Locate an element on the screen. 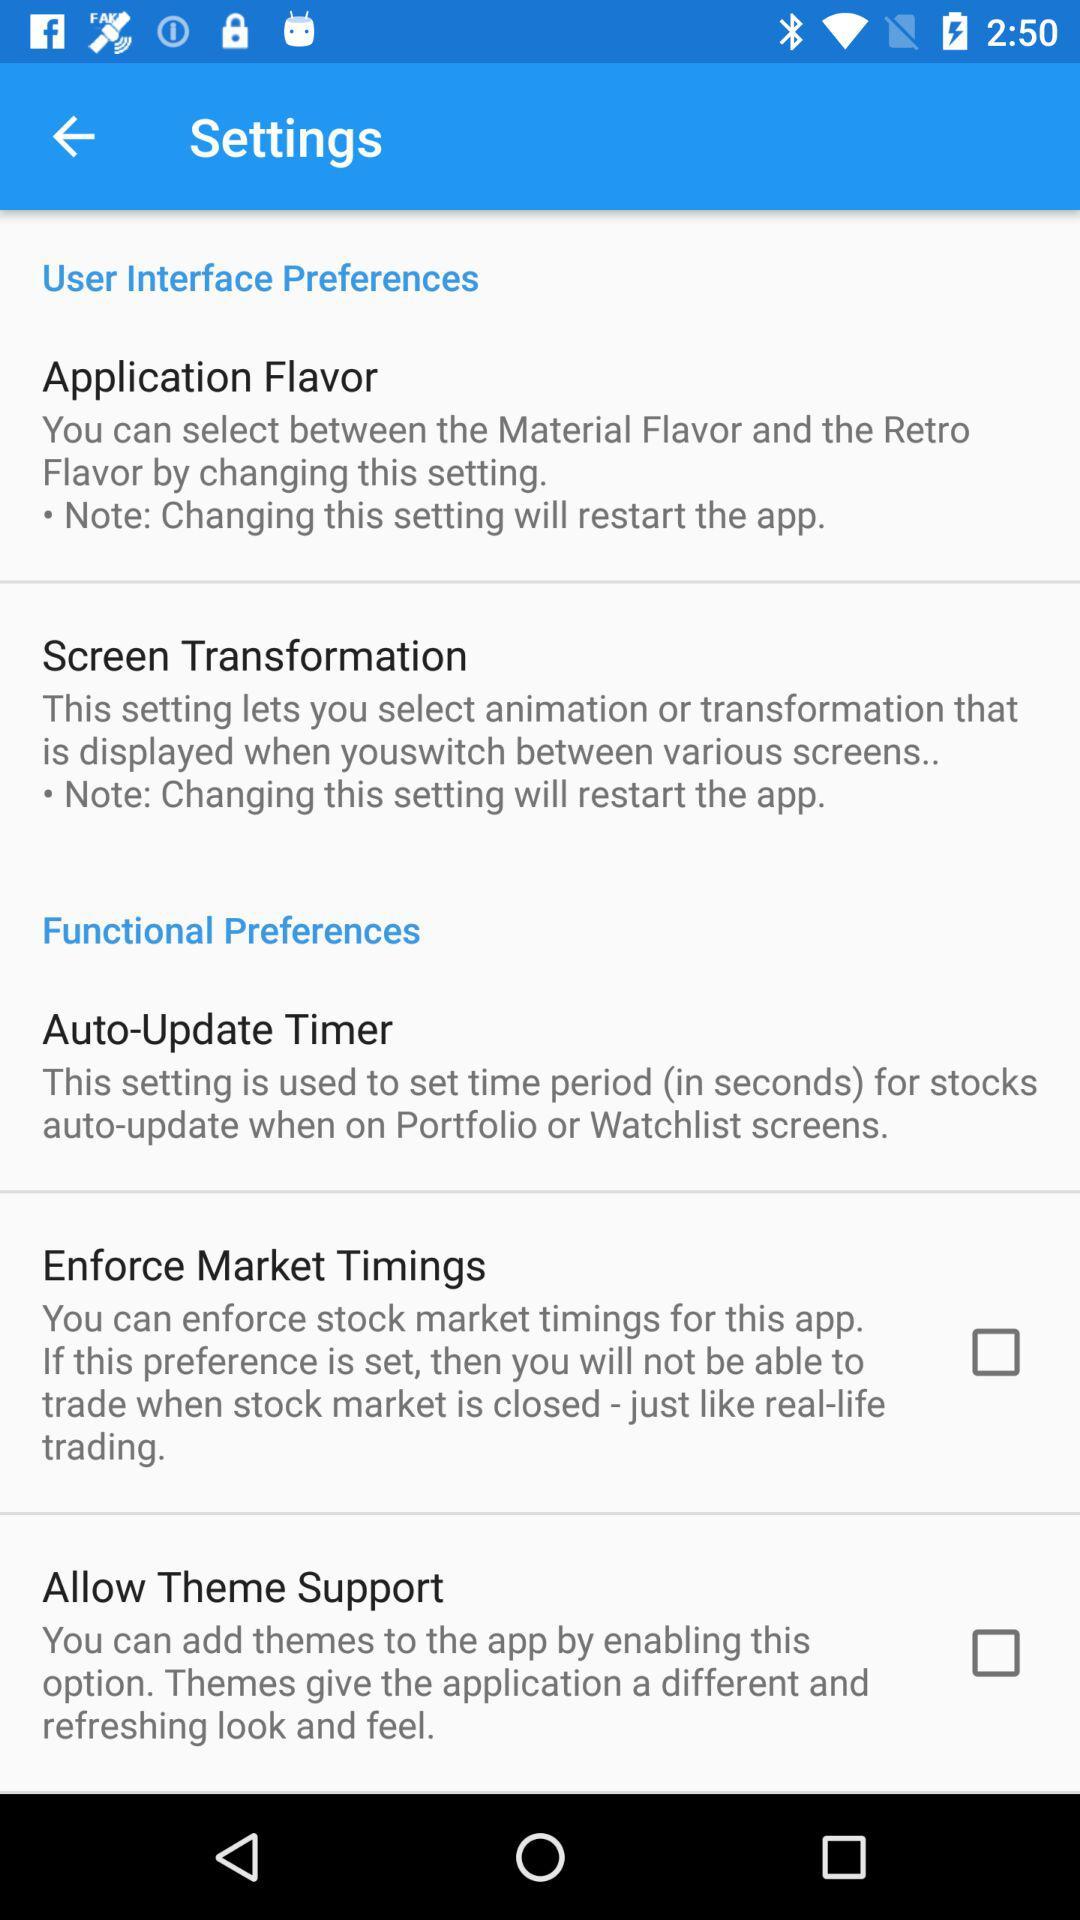  allow theme support is located at coordinates (242, 1584).